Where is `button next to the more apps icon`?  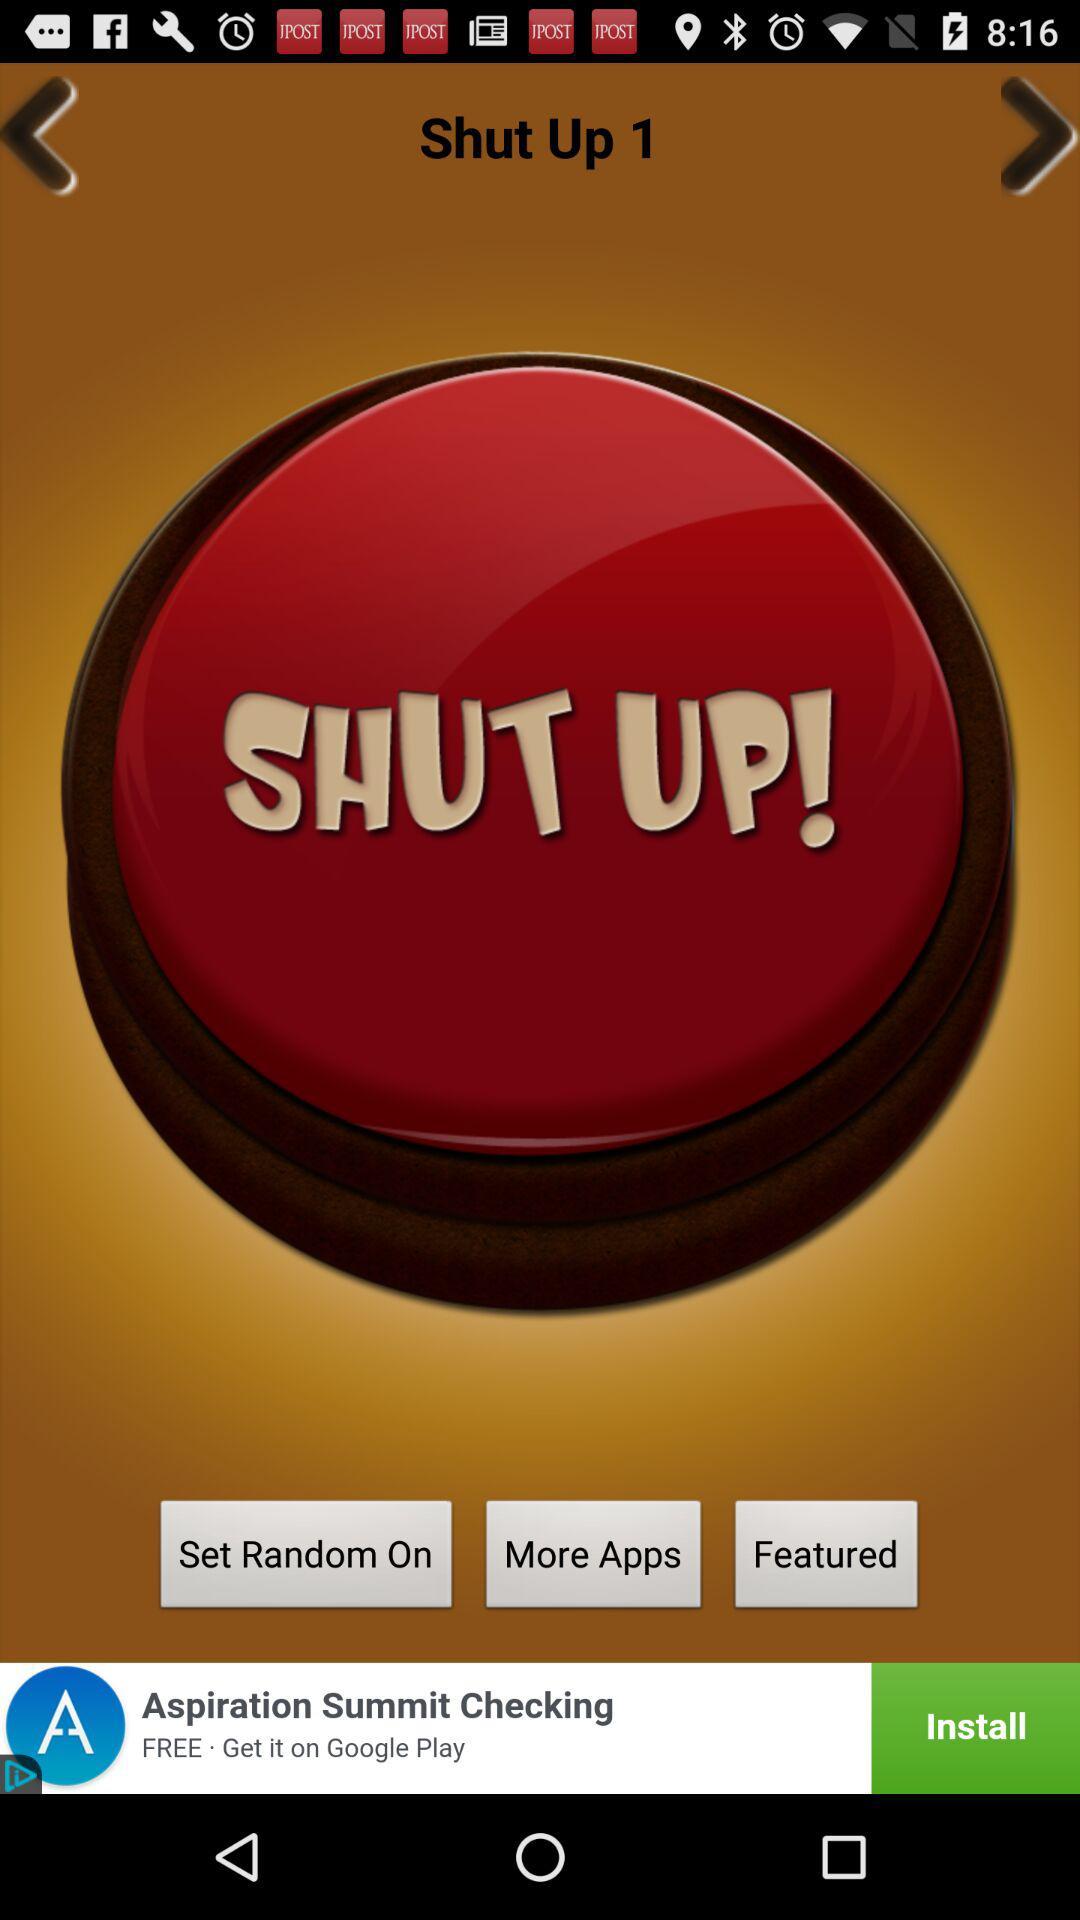
button next to the more apps icon is located at coordinates (306, 1559).